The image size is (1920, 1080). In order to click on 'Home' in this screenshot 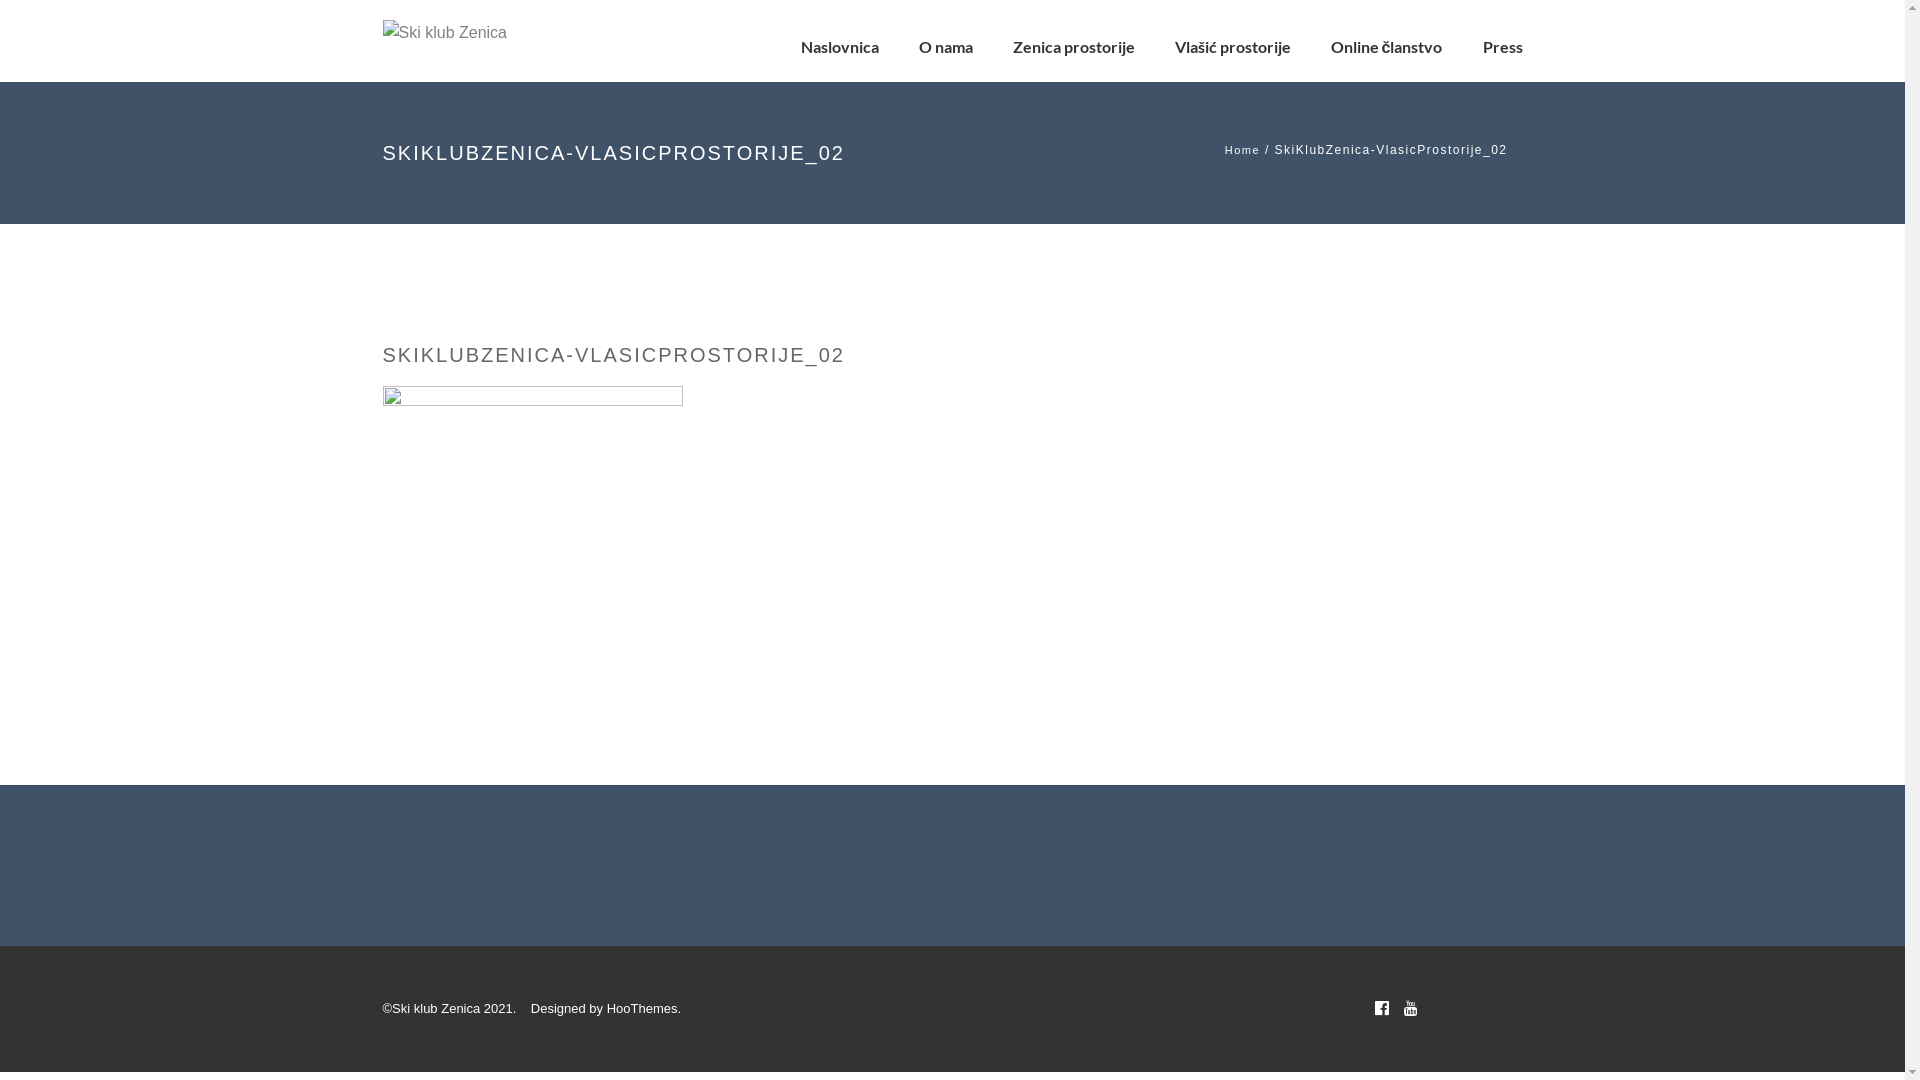, I will do `click(1241, 149)`.